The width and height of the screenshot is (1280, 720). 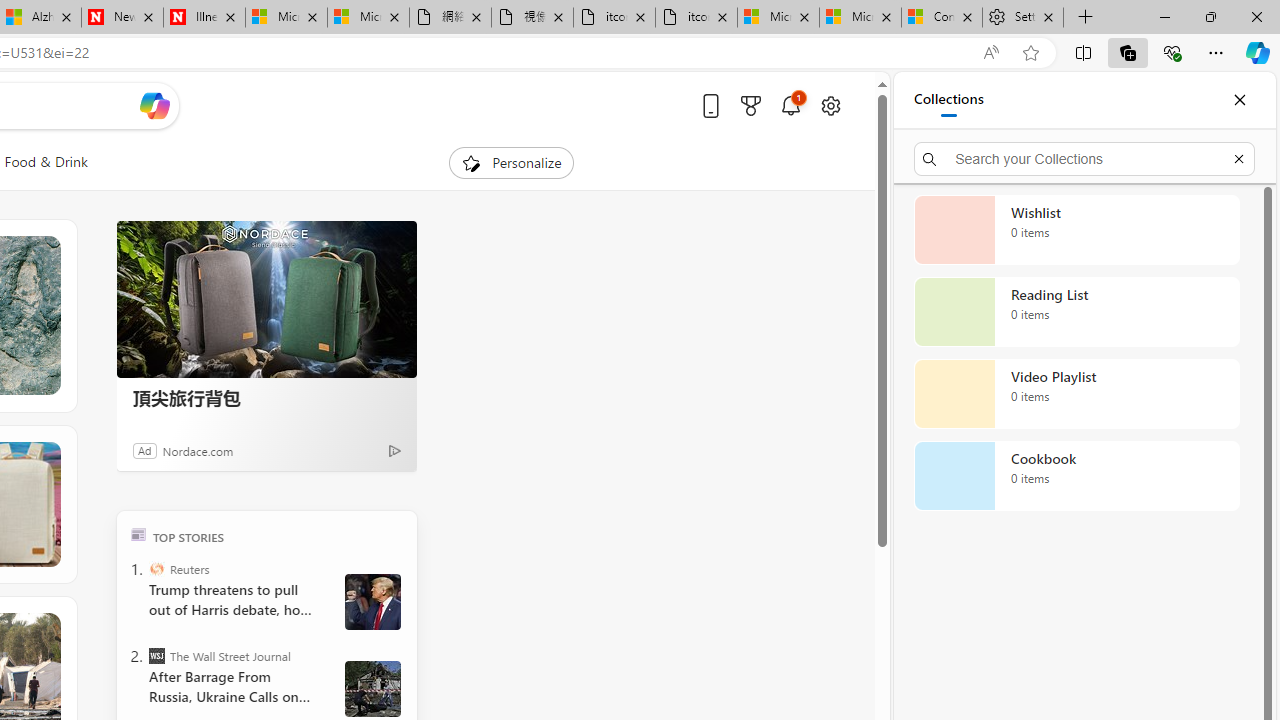 What do you see at coordinates (137, 533) in the screenshot?
I see `'TOP'` at bounding box center [137, 533].